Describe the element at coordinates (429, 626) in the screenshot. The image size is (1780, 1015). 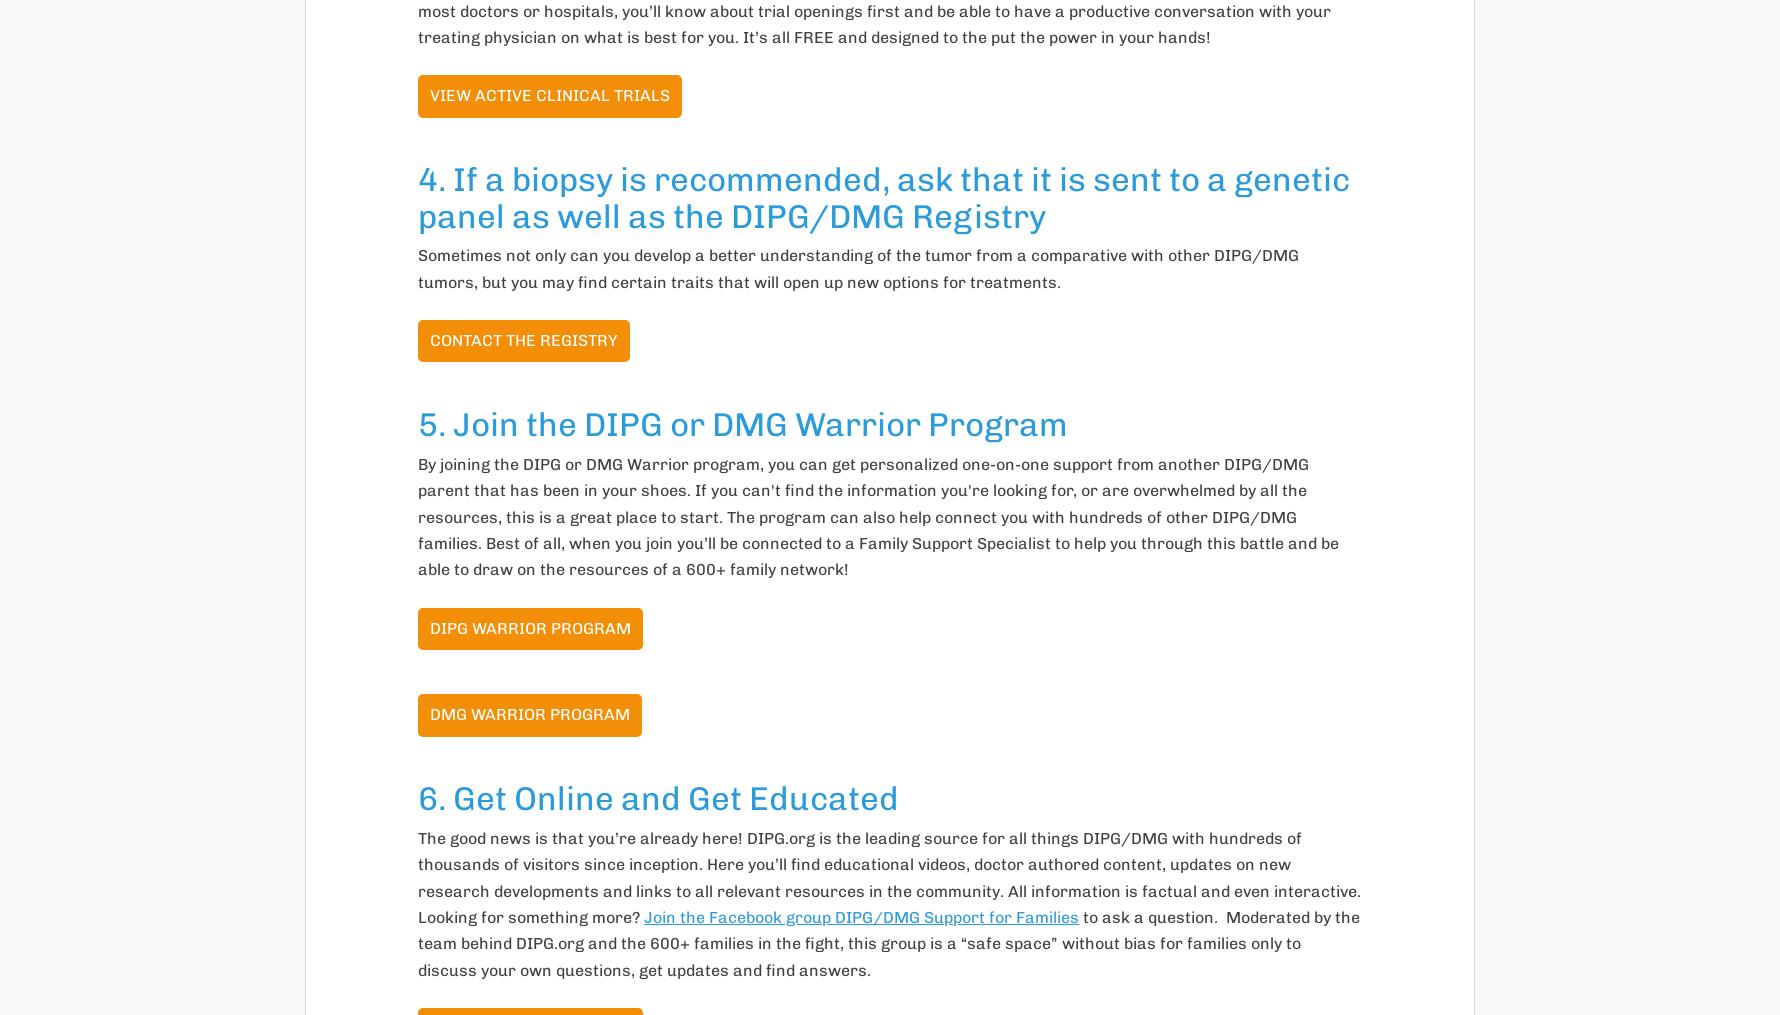
I see `'DIPG Warrior Program'` at that location.